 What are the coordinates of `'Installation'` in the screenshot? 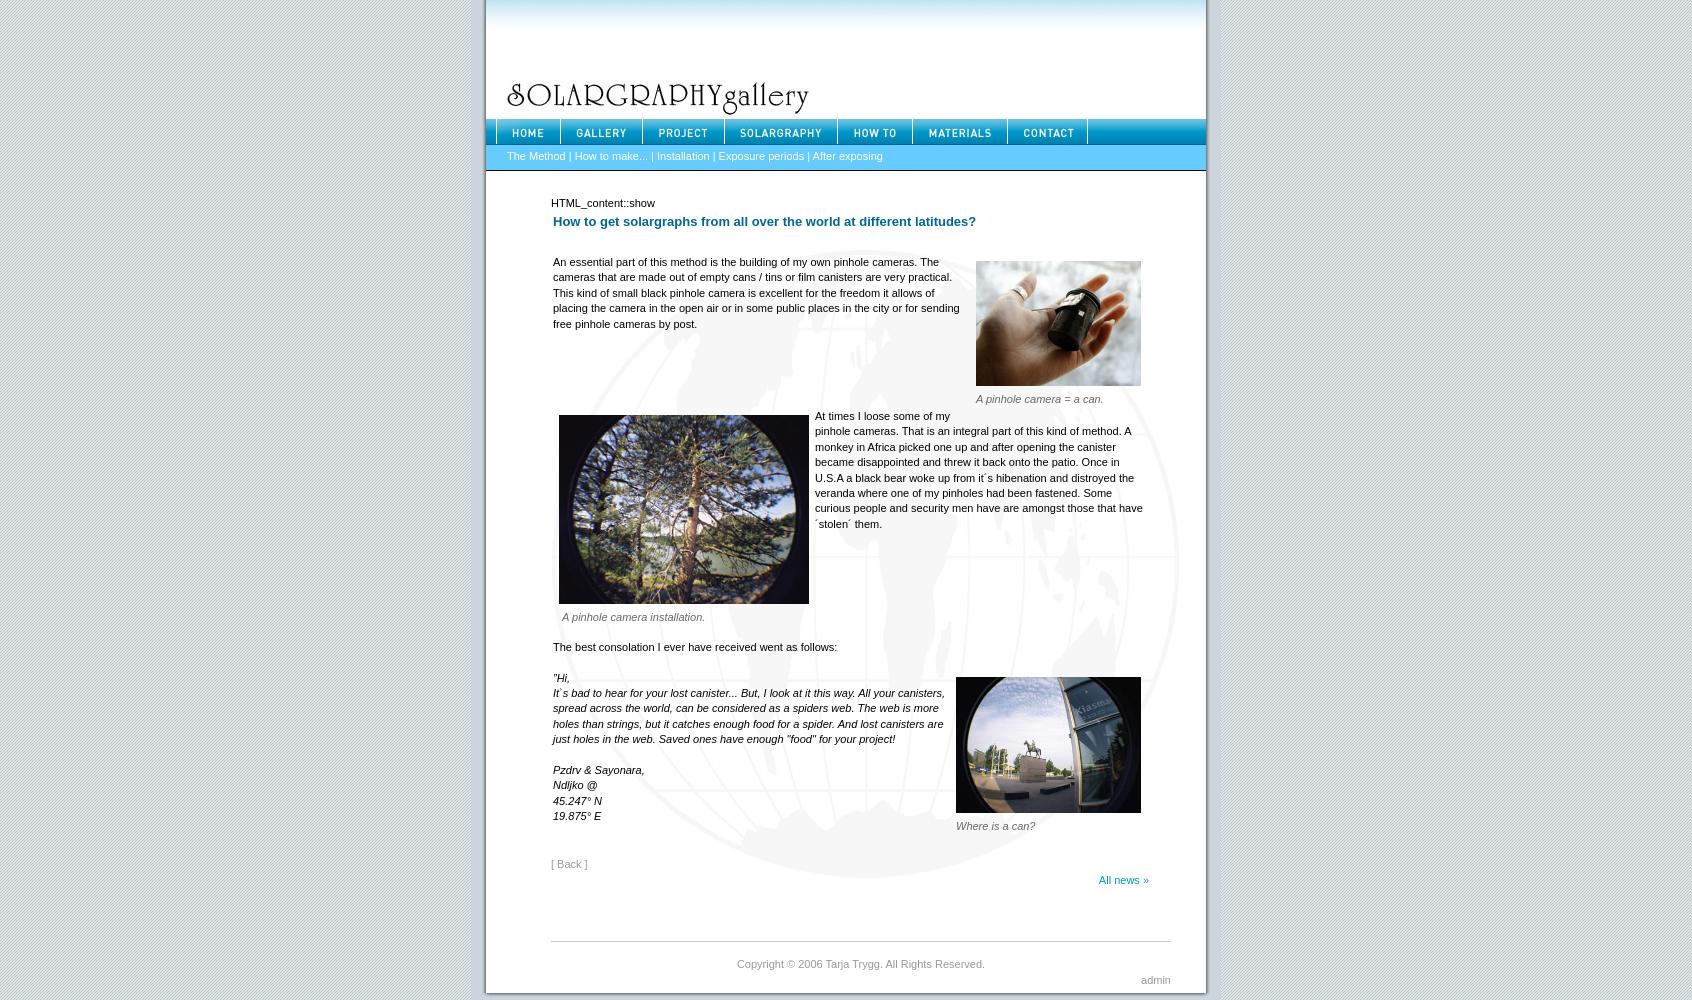 It's located at (657, 156).